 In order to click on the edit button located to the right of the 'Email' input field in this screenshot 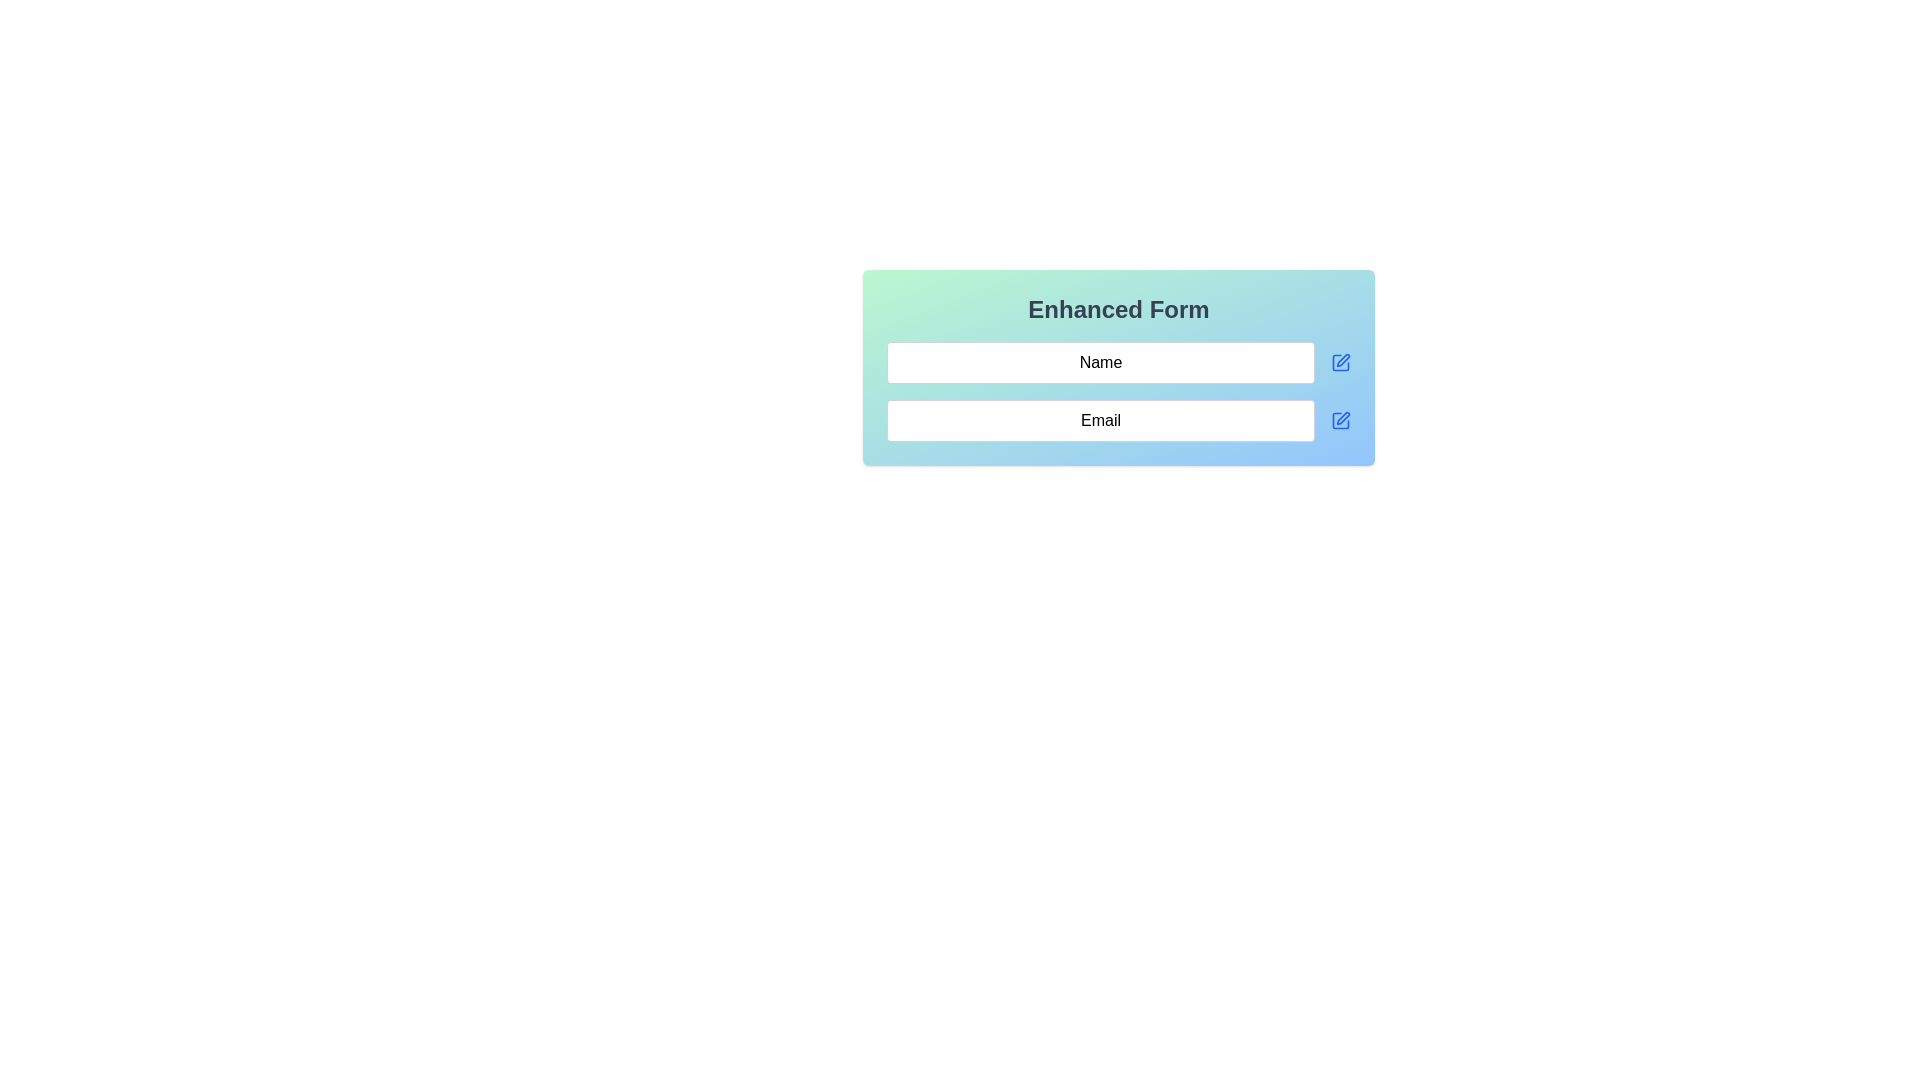, I will do `click(1340, 419)`.